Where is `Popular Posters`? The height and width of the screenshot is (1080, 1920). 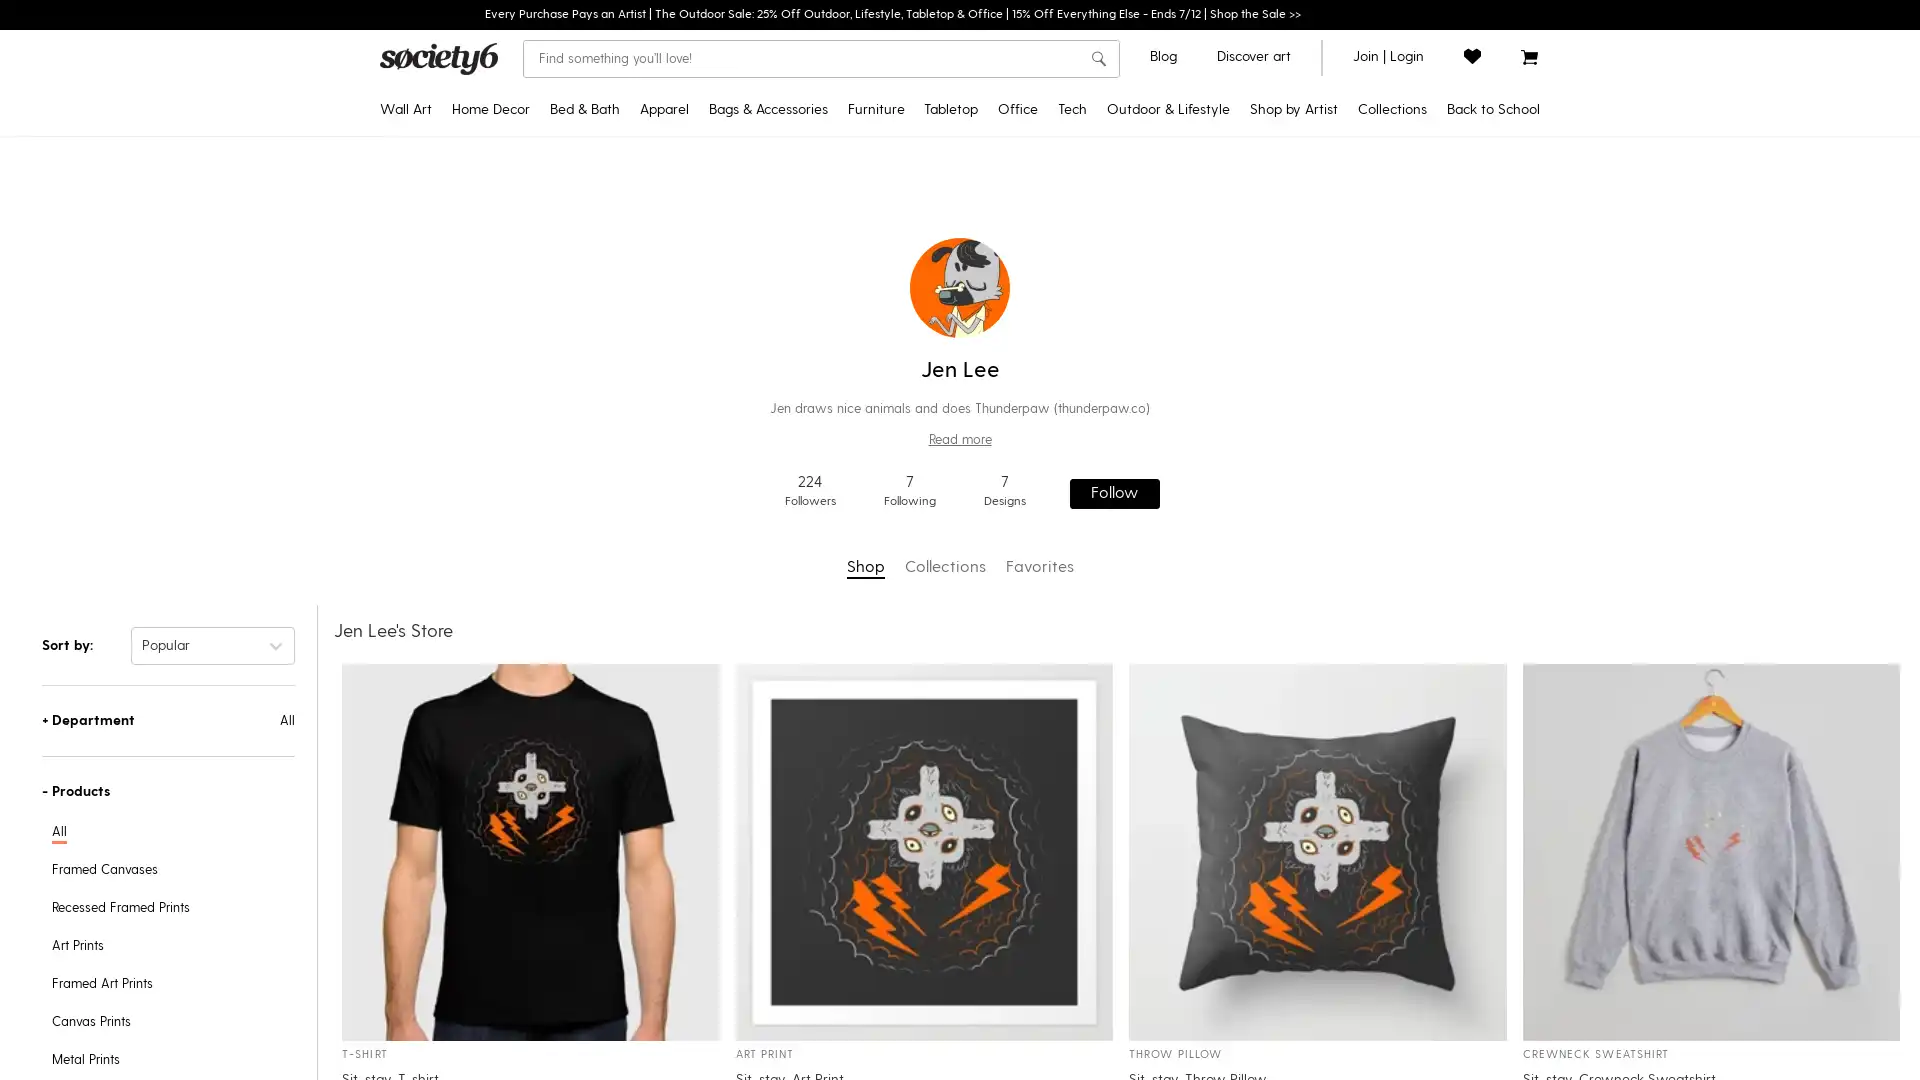 Popular Posters is located at coordinates (1438, 225).